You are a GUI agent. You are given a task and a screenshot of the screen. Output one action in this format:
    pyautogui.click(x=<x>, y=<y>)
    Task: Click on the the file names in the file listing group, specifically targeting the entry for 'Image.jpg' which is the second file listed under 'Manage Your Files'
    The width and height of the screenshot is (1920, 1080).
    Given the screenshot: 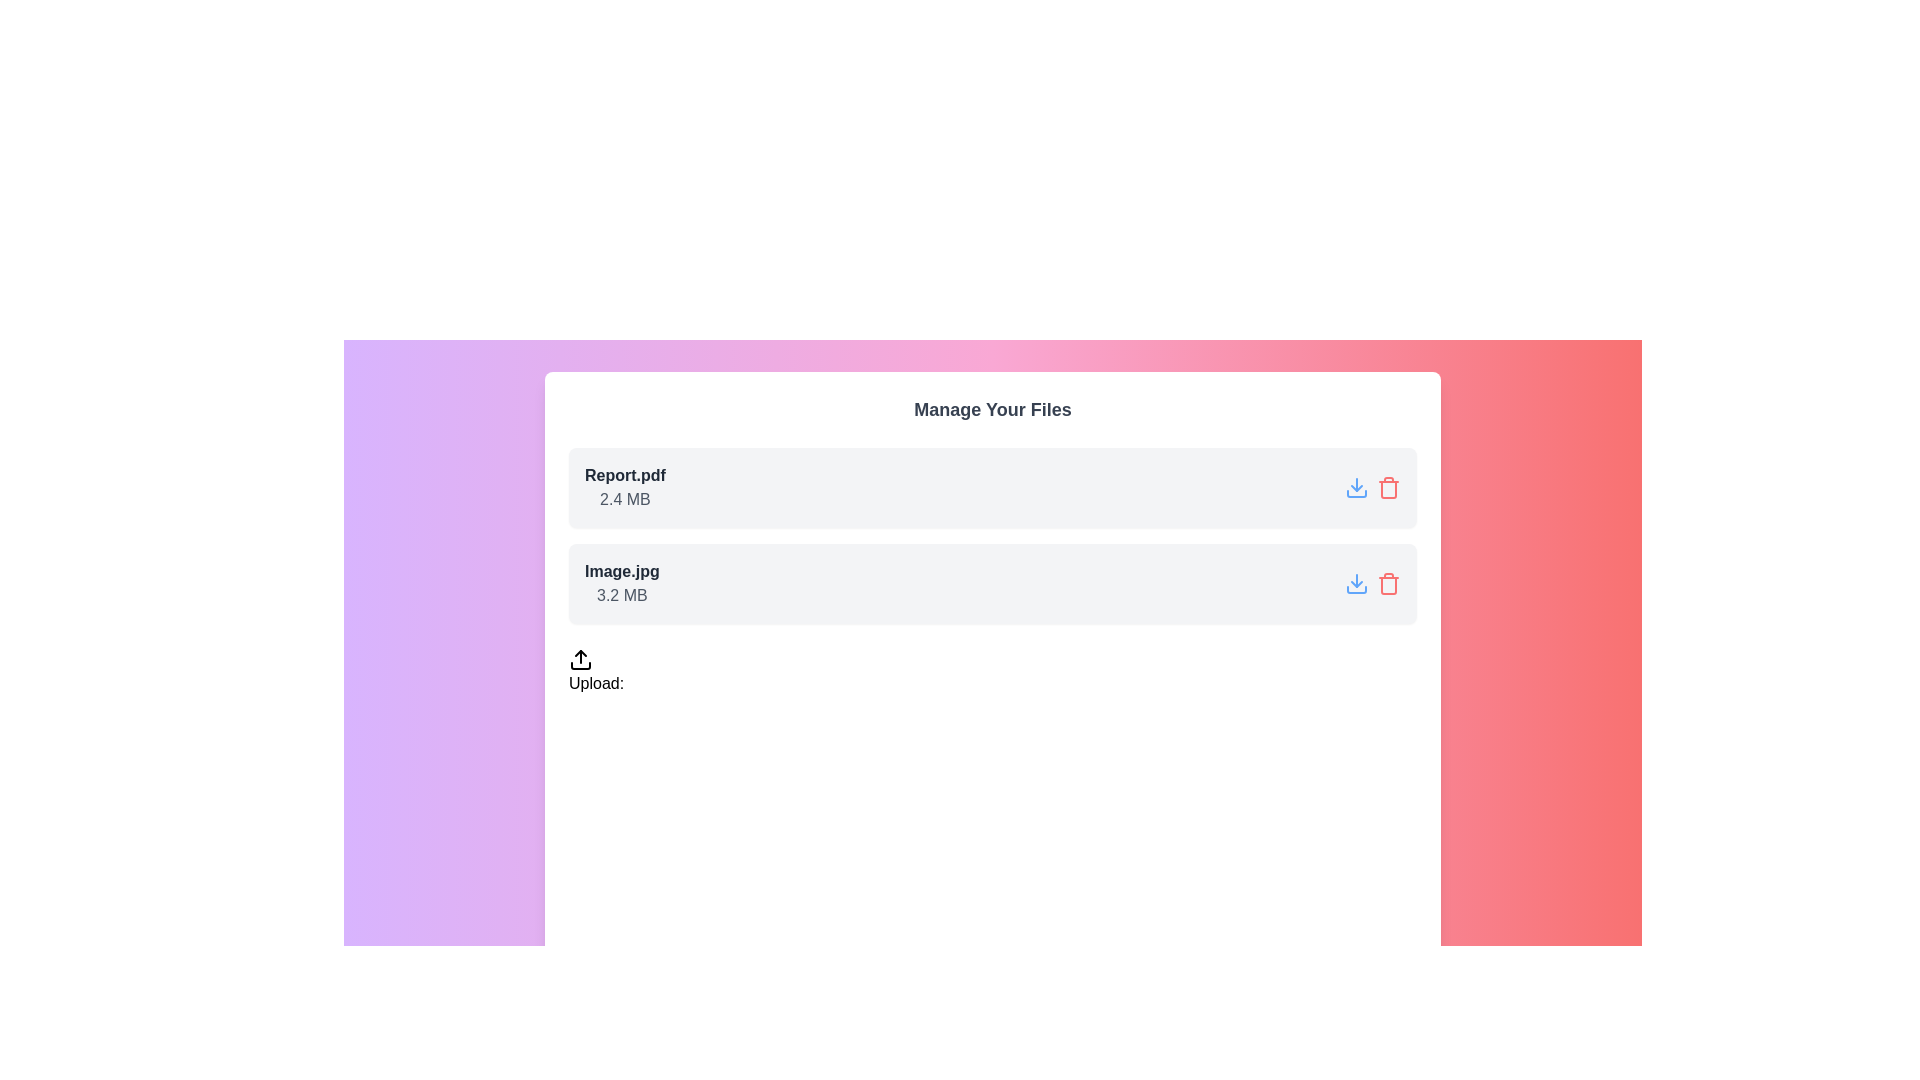 What is the action you would take?
    pyautogui.click(x=993, y=535)
    